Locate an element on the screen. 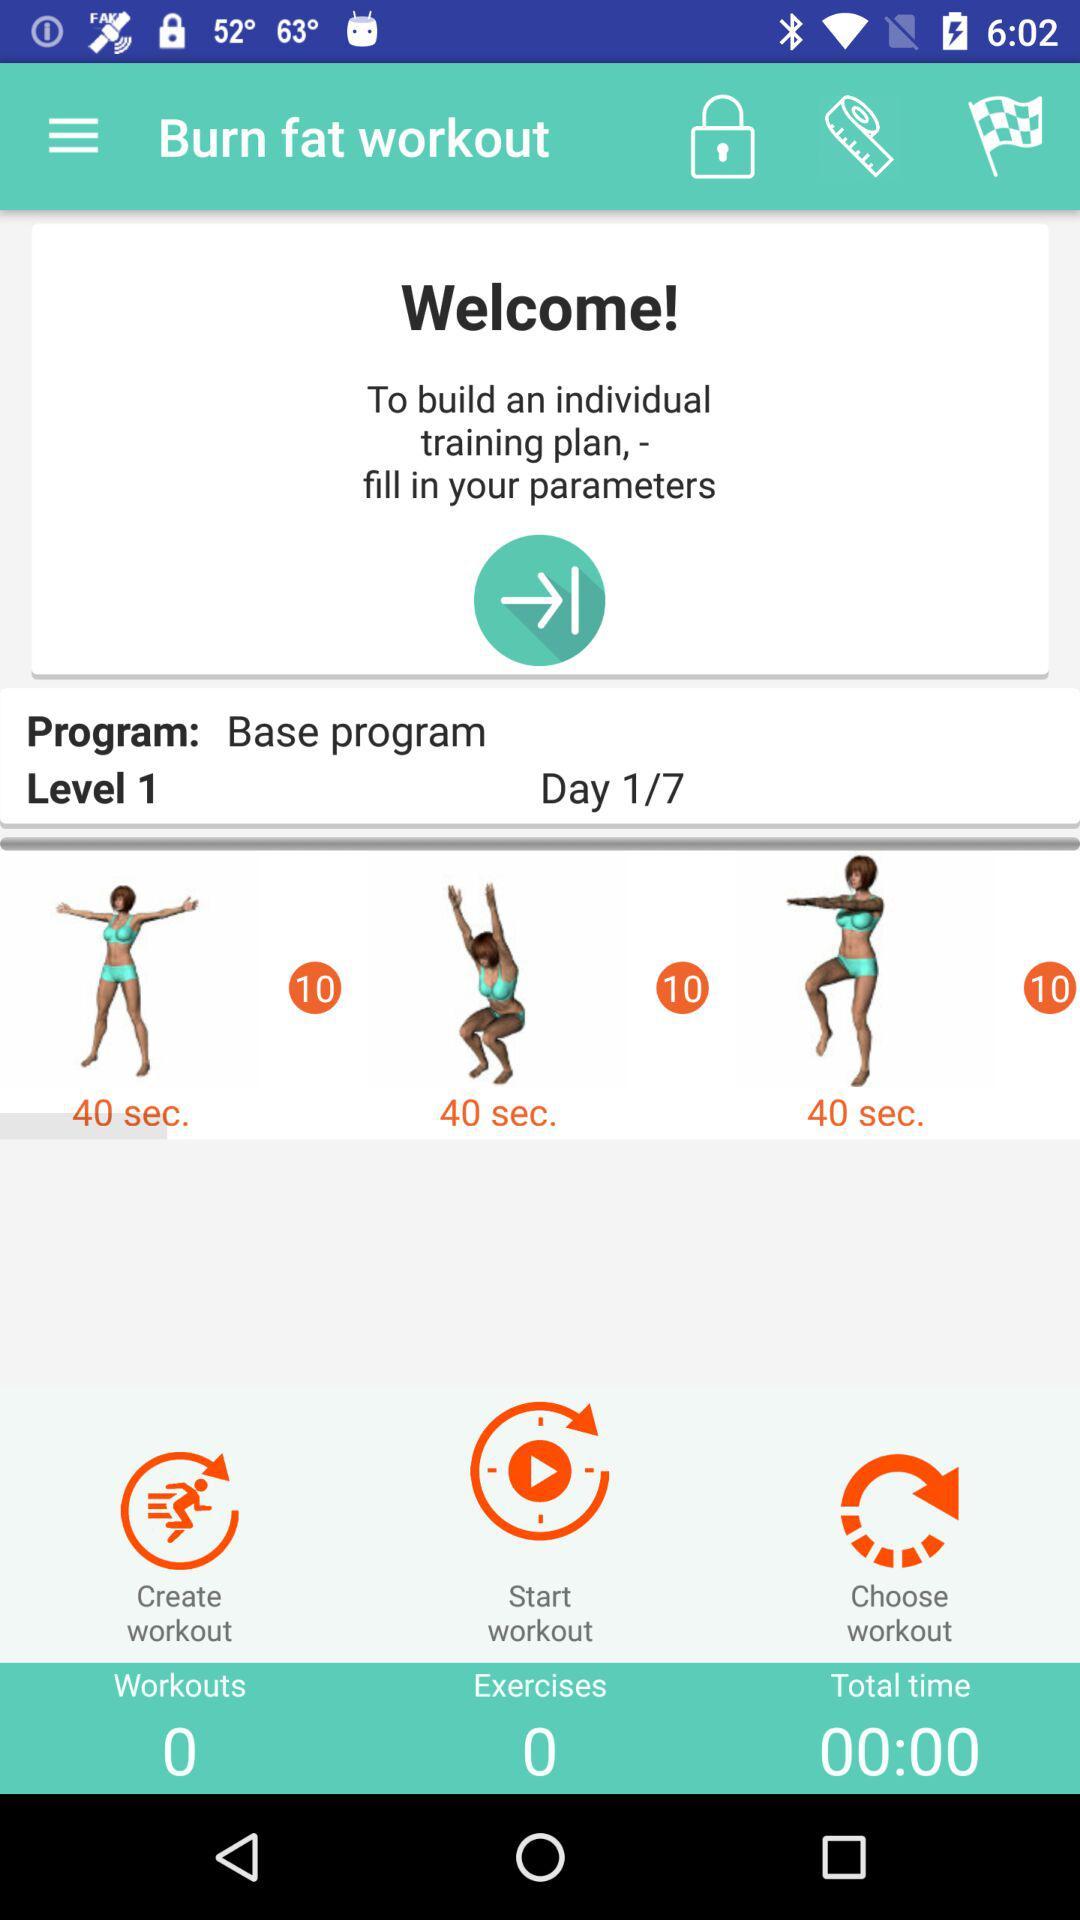  the app to the right of burn fat workout icon is located at coordinates (722, 135).